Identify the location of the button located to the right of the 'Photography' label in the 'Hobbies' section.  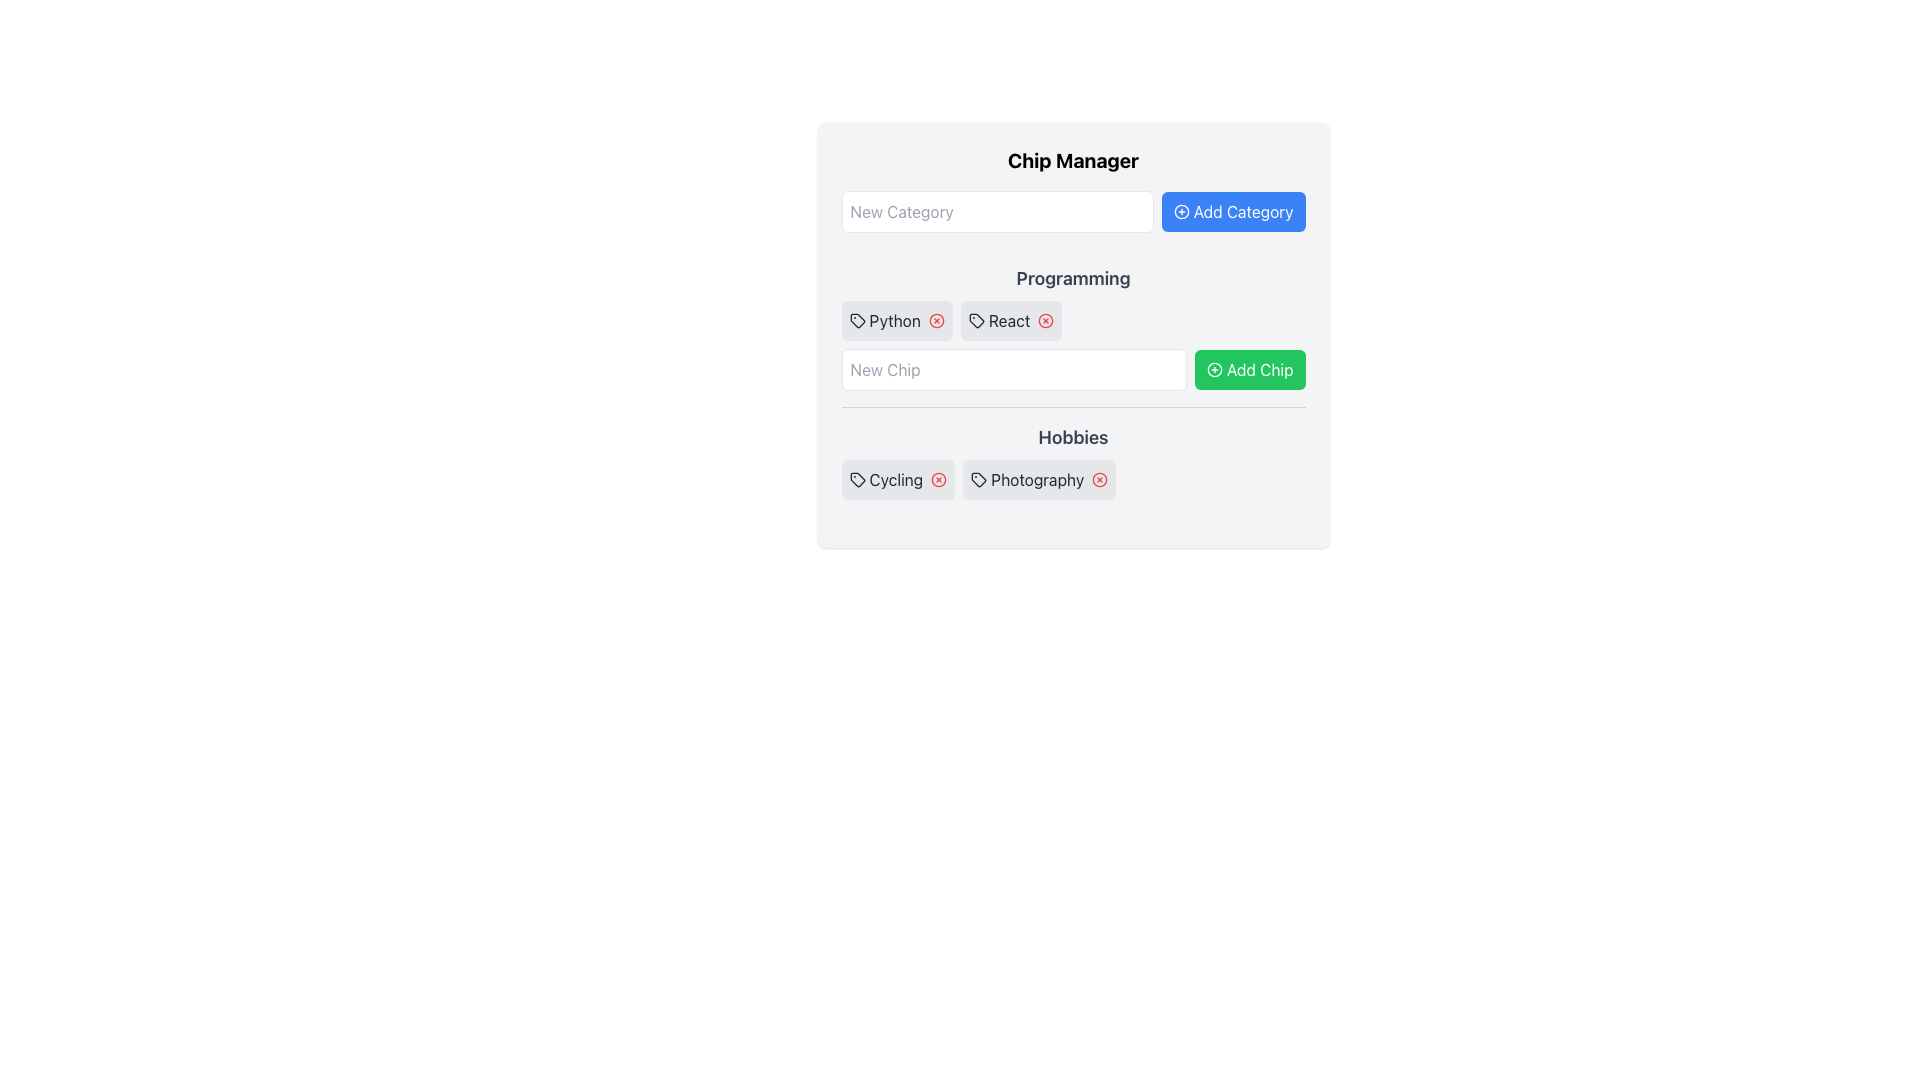
(1098, 479).